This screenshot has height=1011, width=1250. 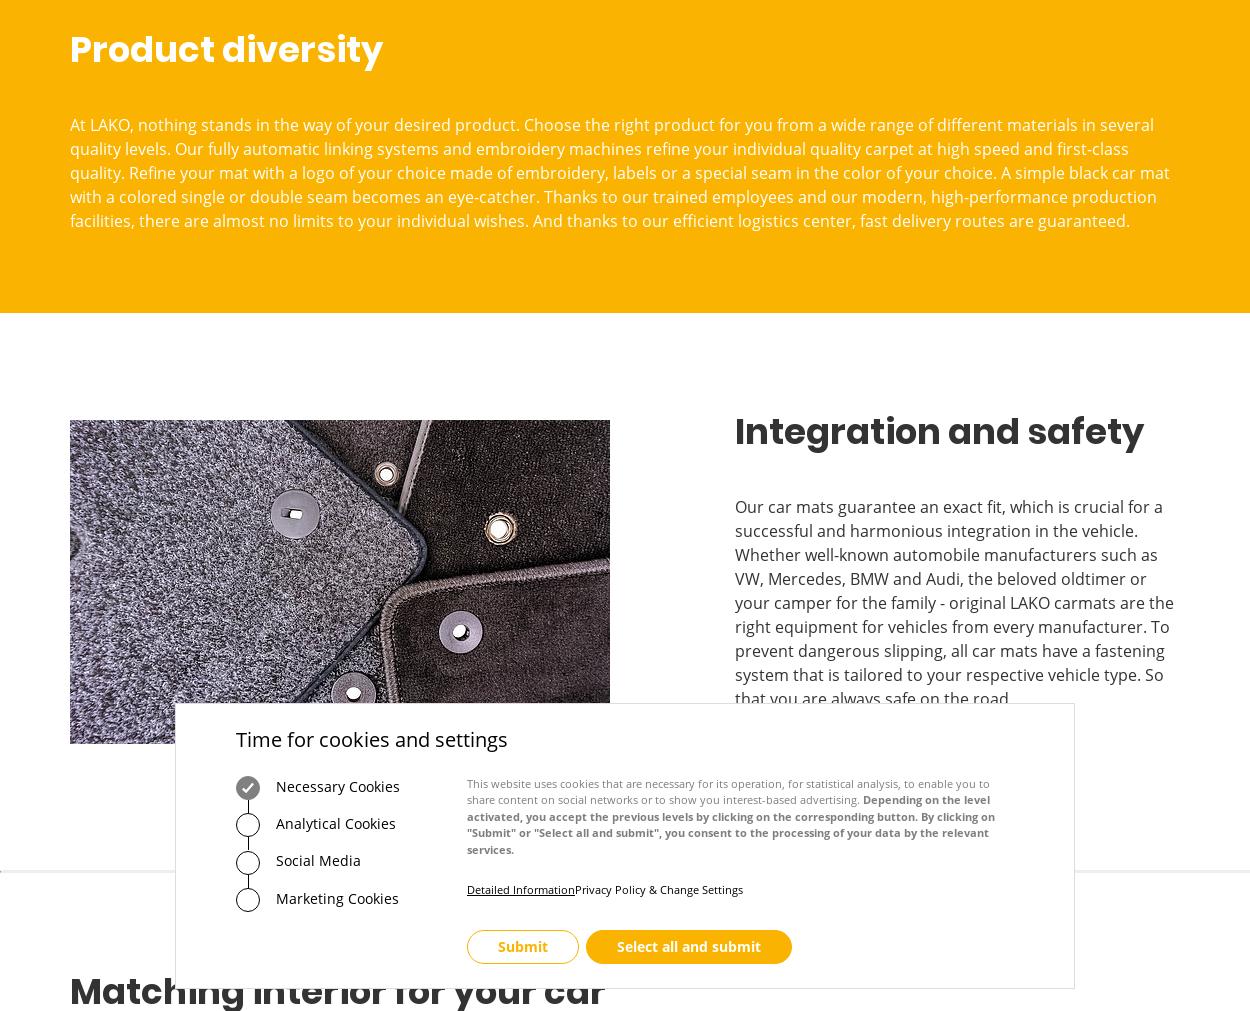 What do you see at coordinates (334, 897) in the screenshot?
I see `'Marketing Cookies'` at bounding box center [334, 897].